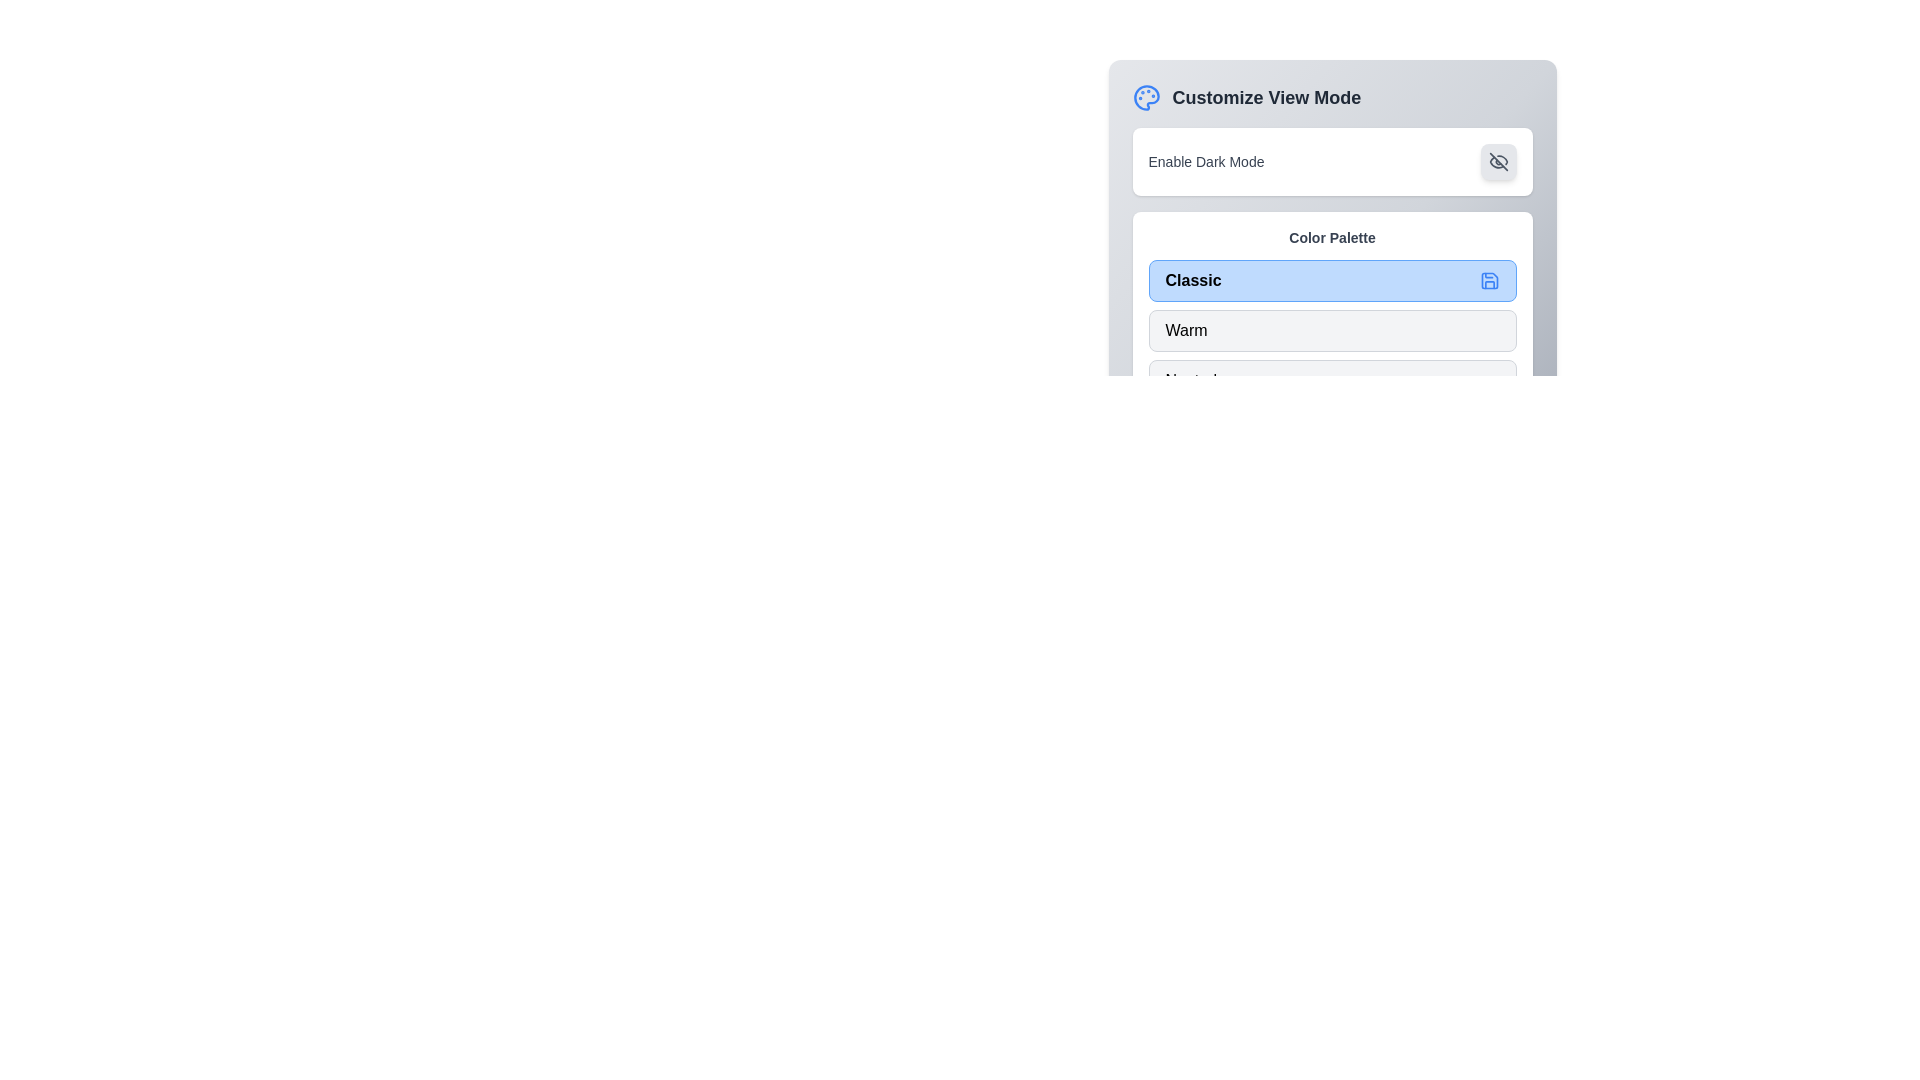 This screenshot has height=1080, width=1920. Describe the element at coordinates (1332, 161) in the screenshot. I see `the setting toggle for enabling or disabling dark mode, located within the 'Customize View Mode' card, directly below the title and above the 'Color Palette' section` at that location.